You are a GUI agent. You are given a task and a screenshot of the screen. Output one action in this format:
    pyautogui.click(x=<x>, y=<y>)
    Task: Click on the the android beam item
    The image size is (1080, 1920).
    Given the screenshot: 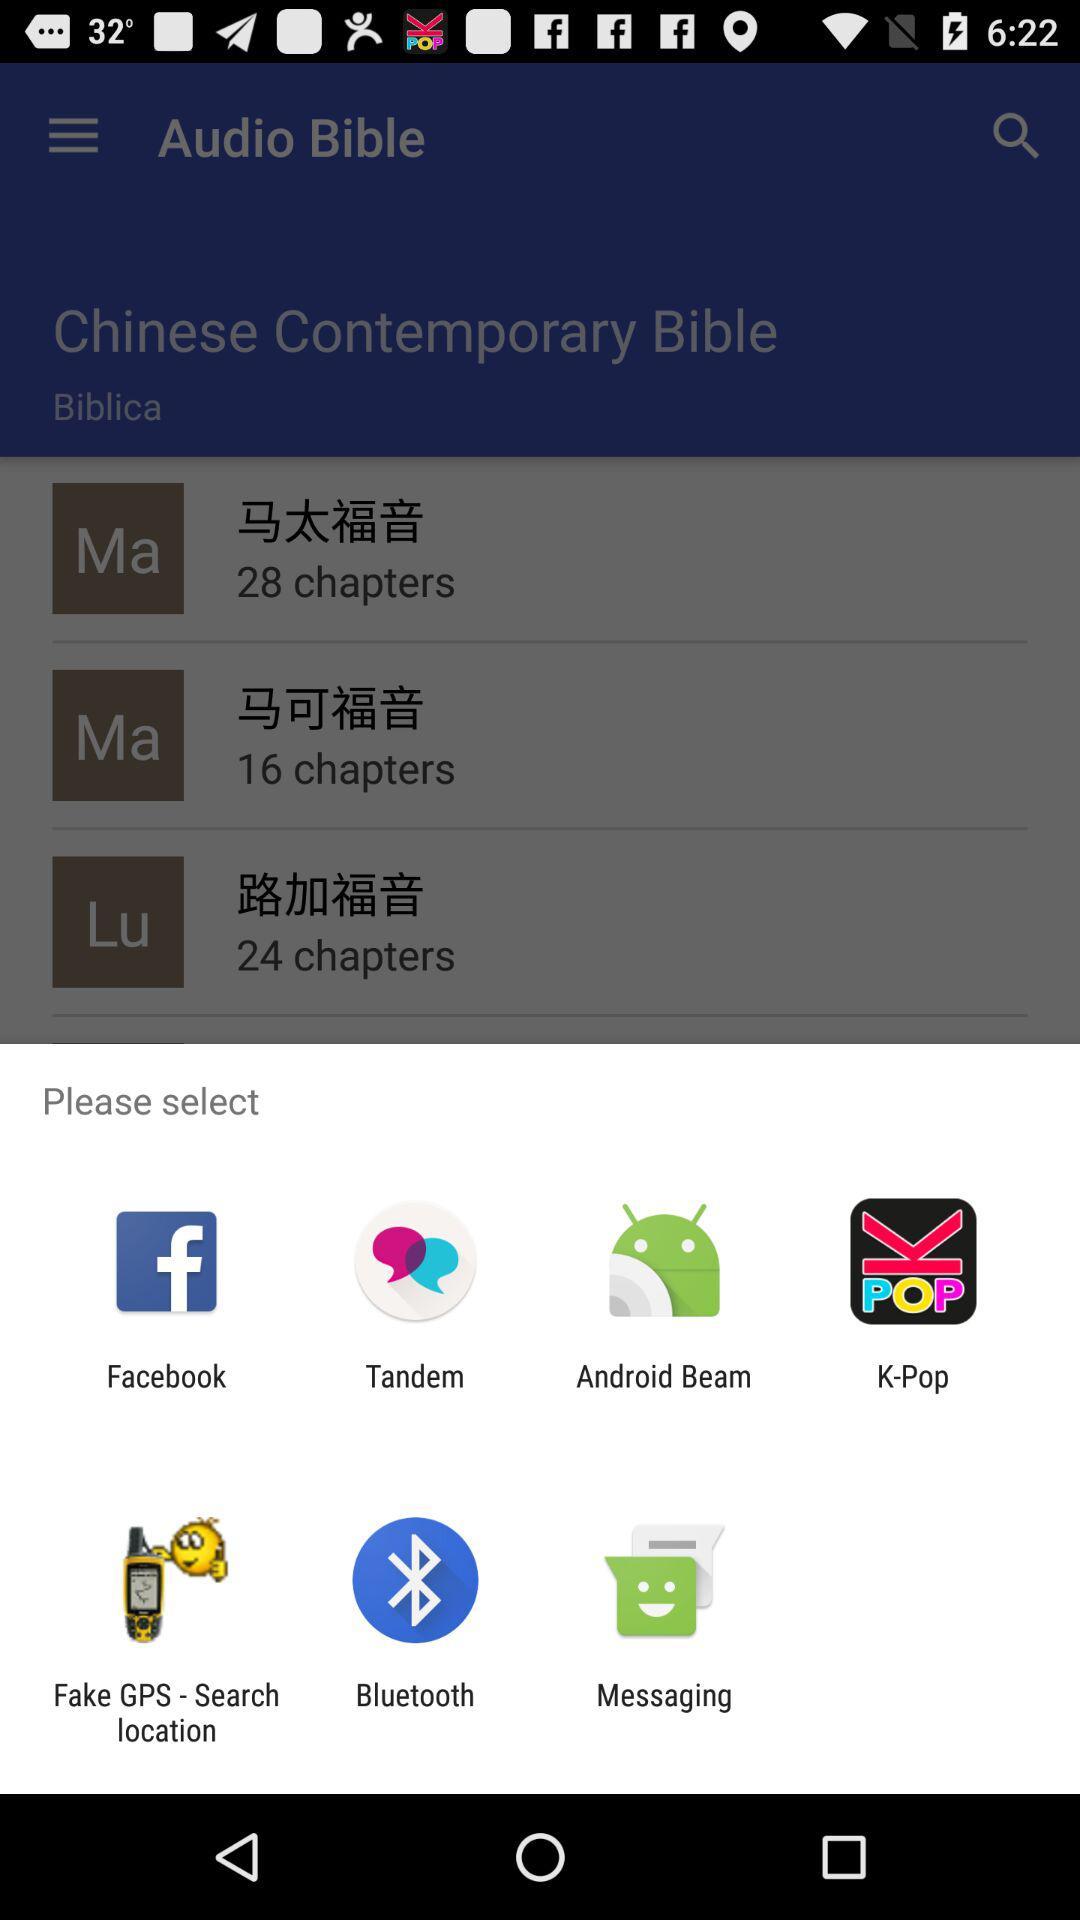 What is the action you would take?
    pyautogui.click(x=664, y=1392)
    